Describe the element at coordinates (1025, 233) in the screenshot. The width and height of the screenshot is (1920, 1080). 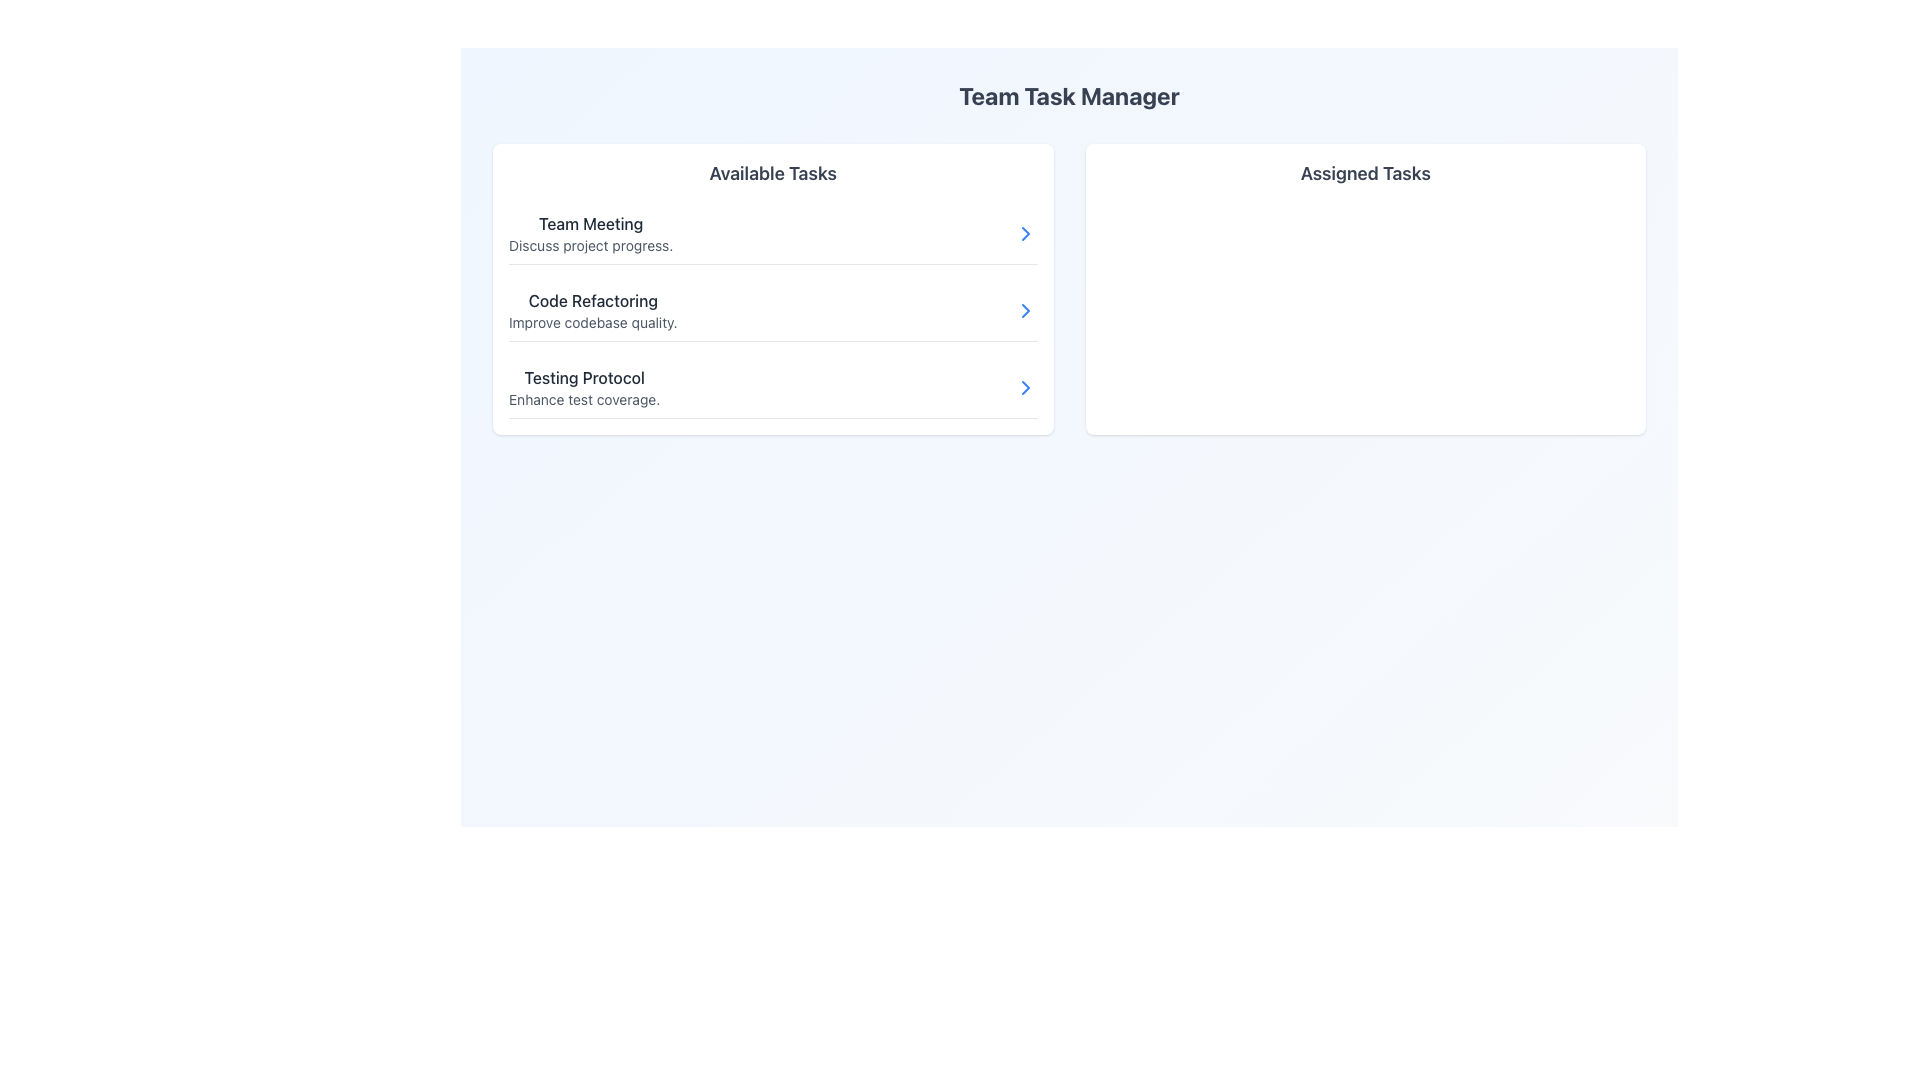
I see `the small rightward chevron arrow icon in the 'Team Meeting' task entry` at that location.